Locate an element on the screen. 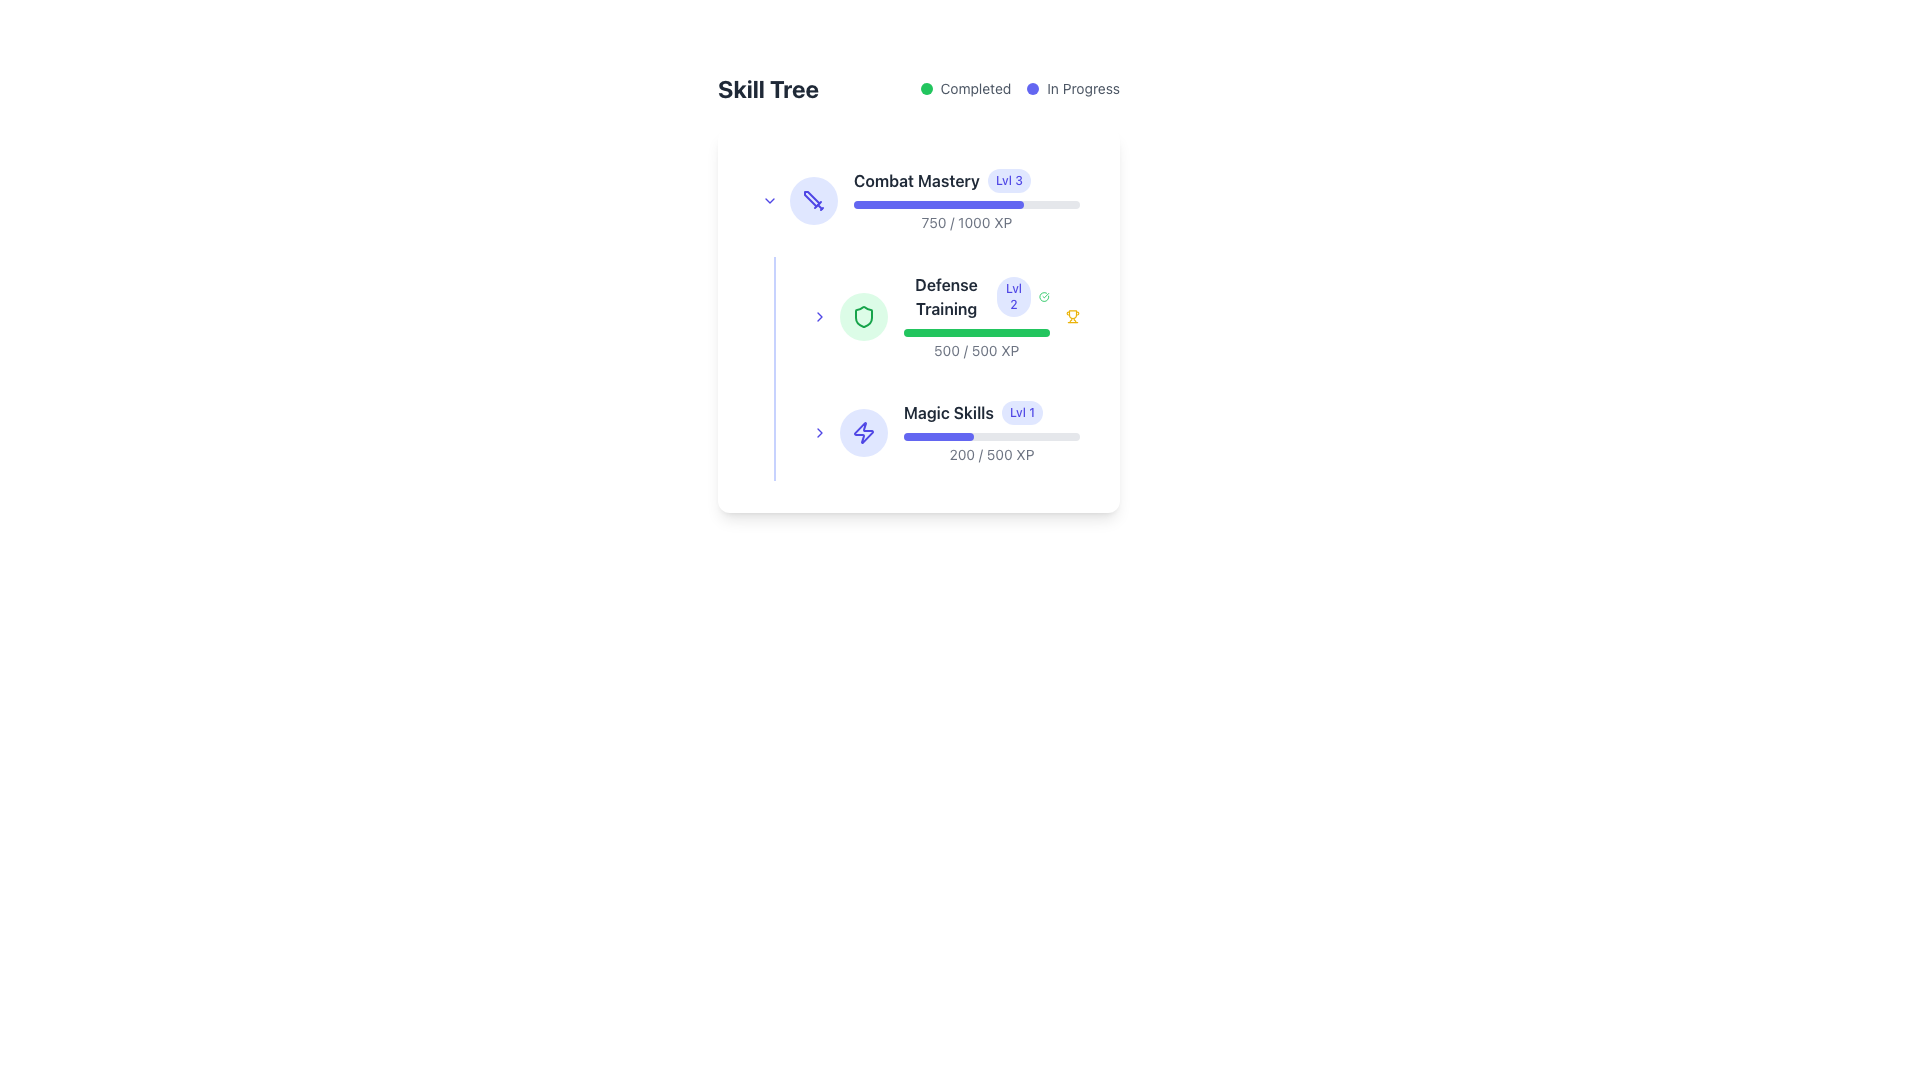 Image resolution: width=1920 pixels, height=1080 pixels. the progress bar indicating the percentage of experience gained in the 'Defense Training' skill, located below the title 'Defense Training' and above '500 / 500 XP' is located at coordinates (976, 331).